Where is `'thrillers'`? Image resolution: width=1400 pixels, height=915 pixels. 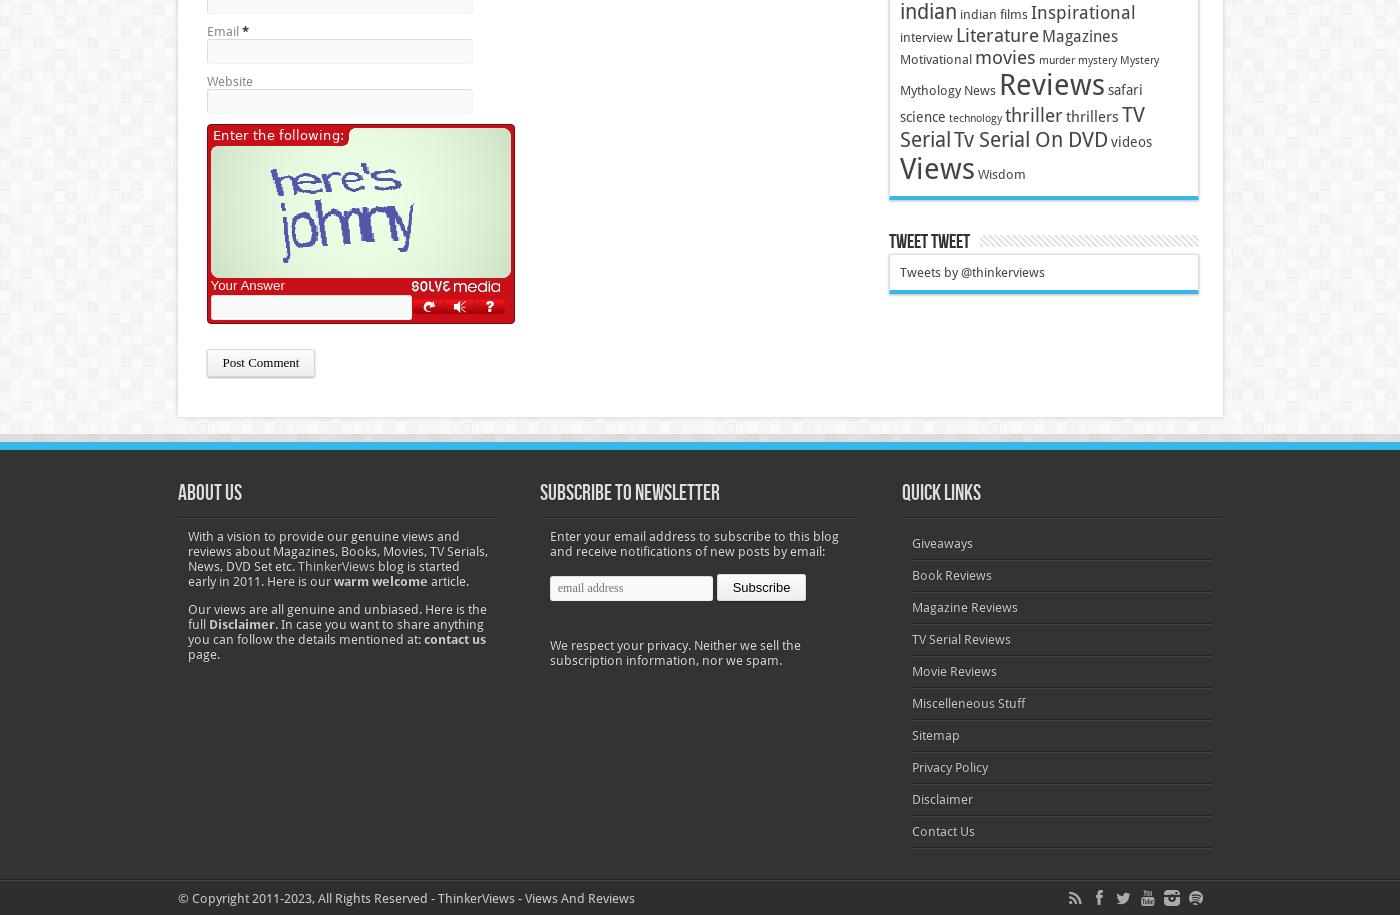 'thrillers' is located at coordinates (1091, 116).